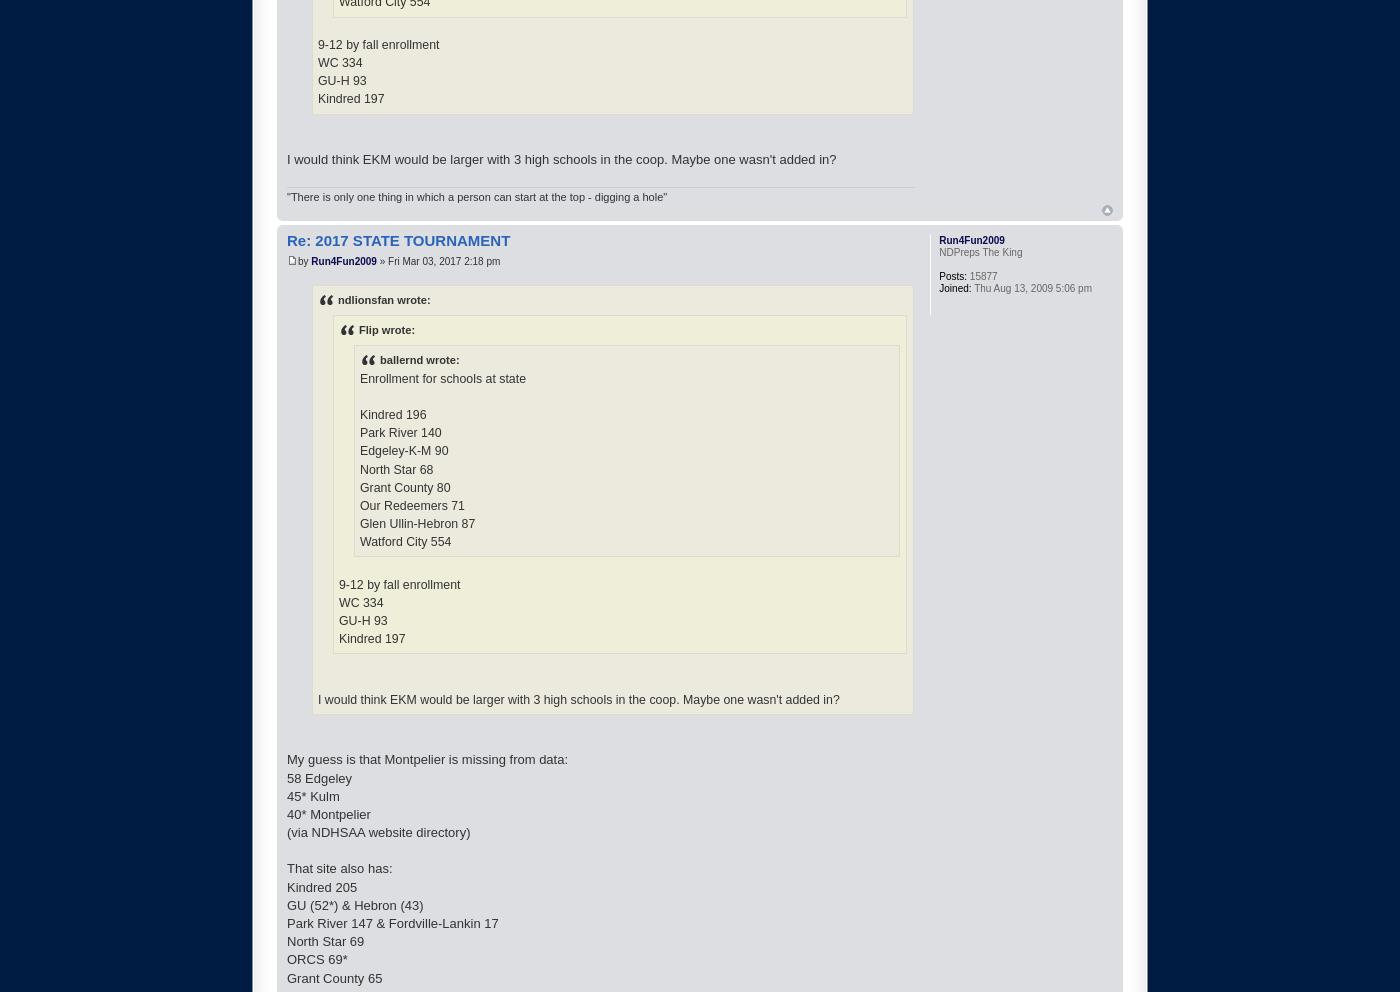  What do you see at coordinates (392, 922) in the screenshot?
I see `'Park River 147 & Fordville-Lankin 17'` at bounding box center [392, 922].